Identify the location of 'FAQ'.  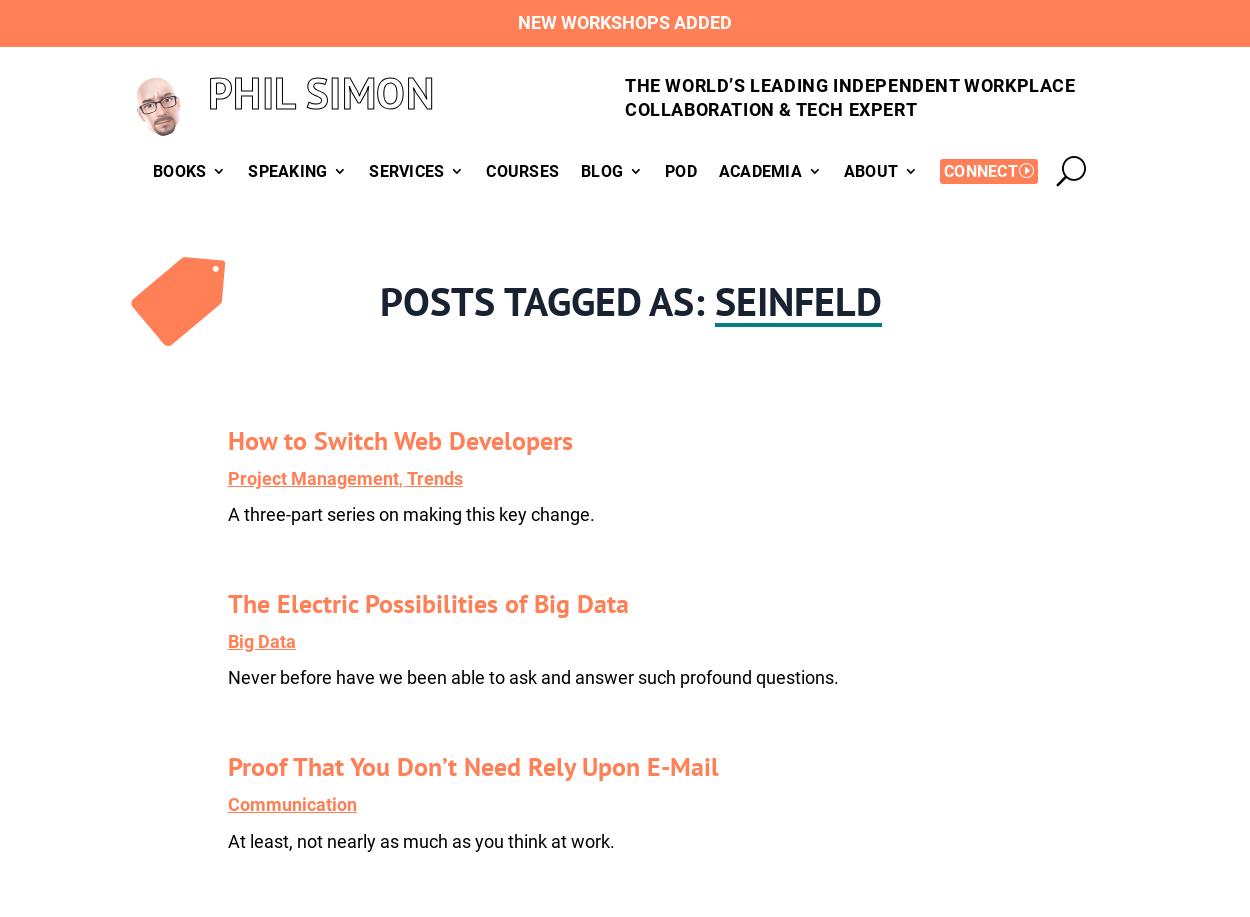
(551, 272).